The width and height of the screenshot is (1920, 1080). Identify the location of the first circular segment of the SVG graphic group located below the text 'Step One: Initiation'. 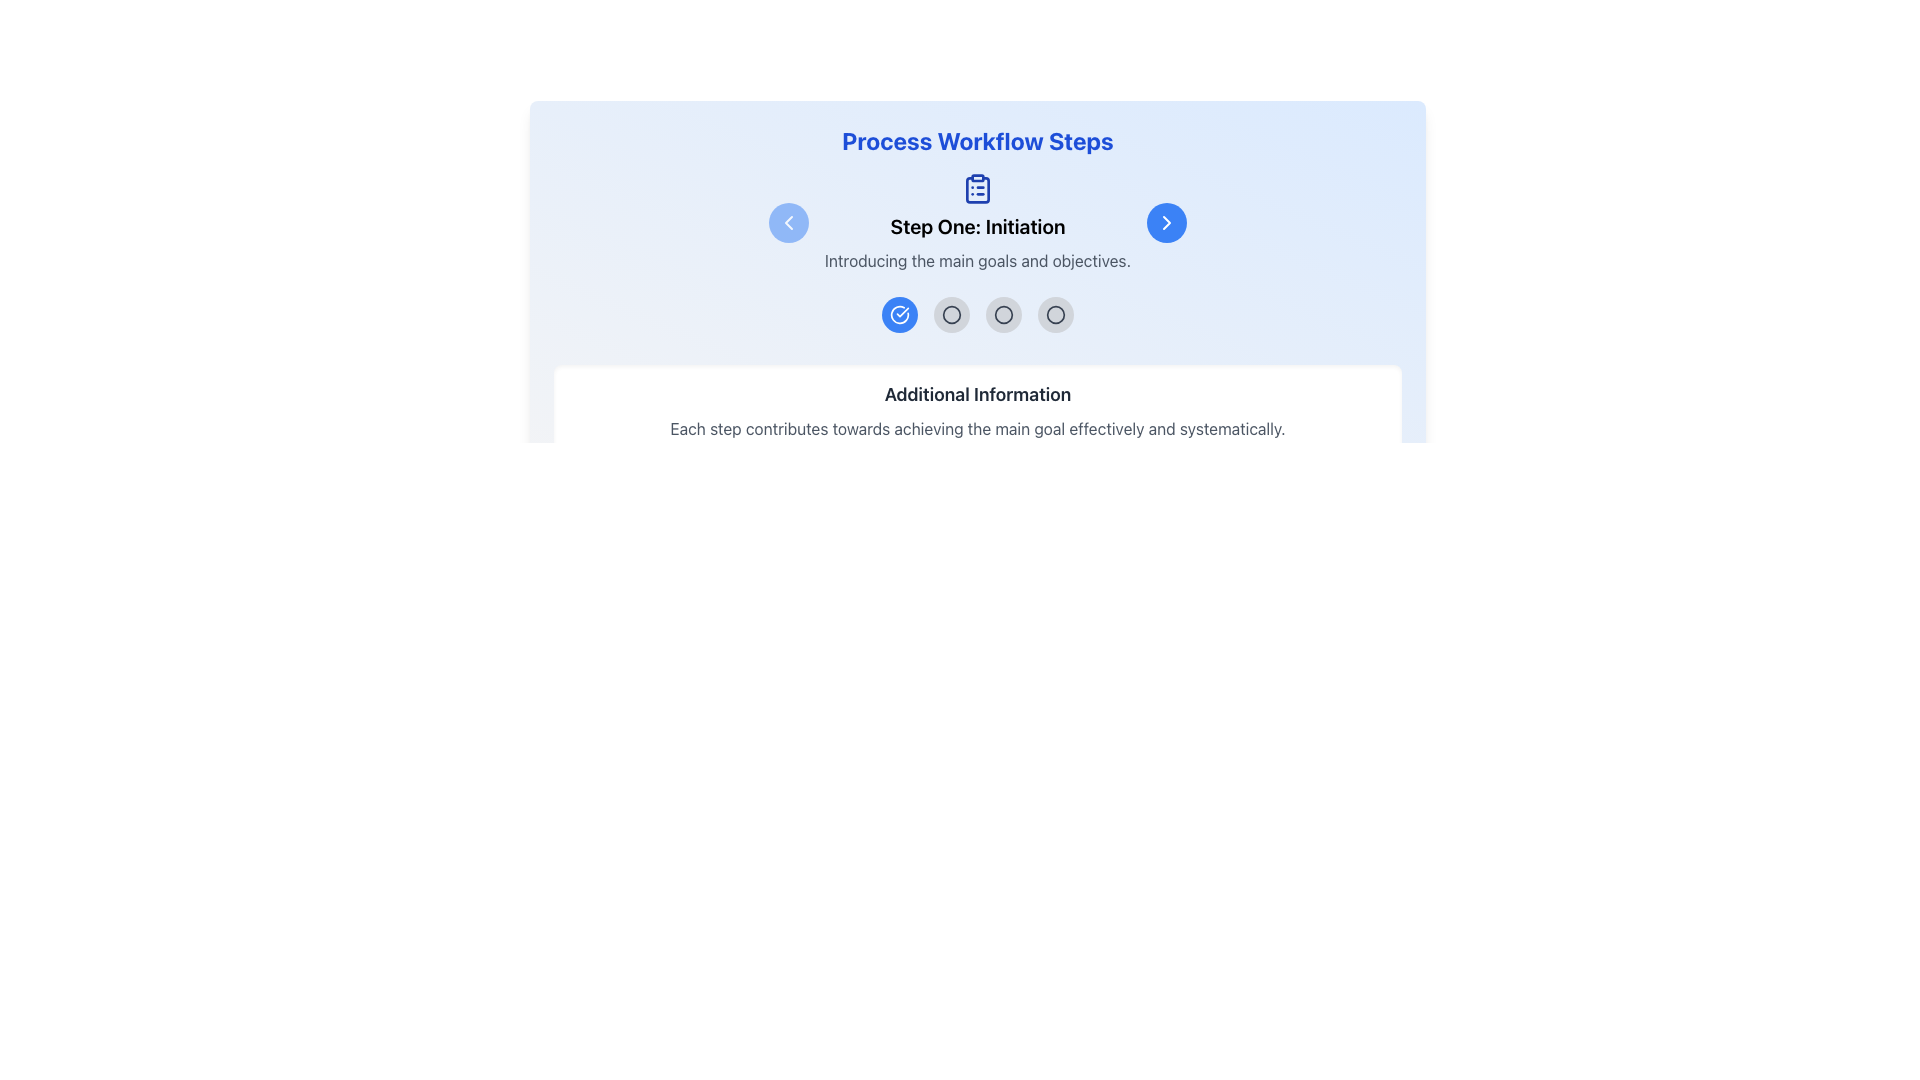
(899, 315).